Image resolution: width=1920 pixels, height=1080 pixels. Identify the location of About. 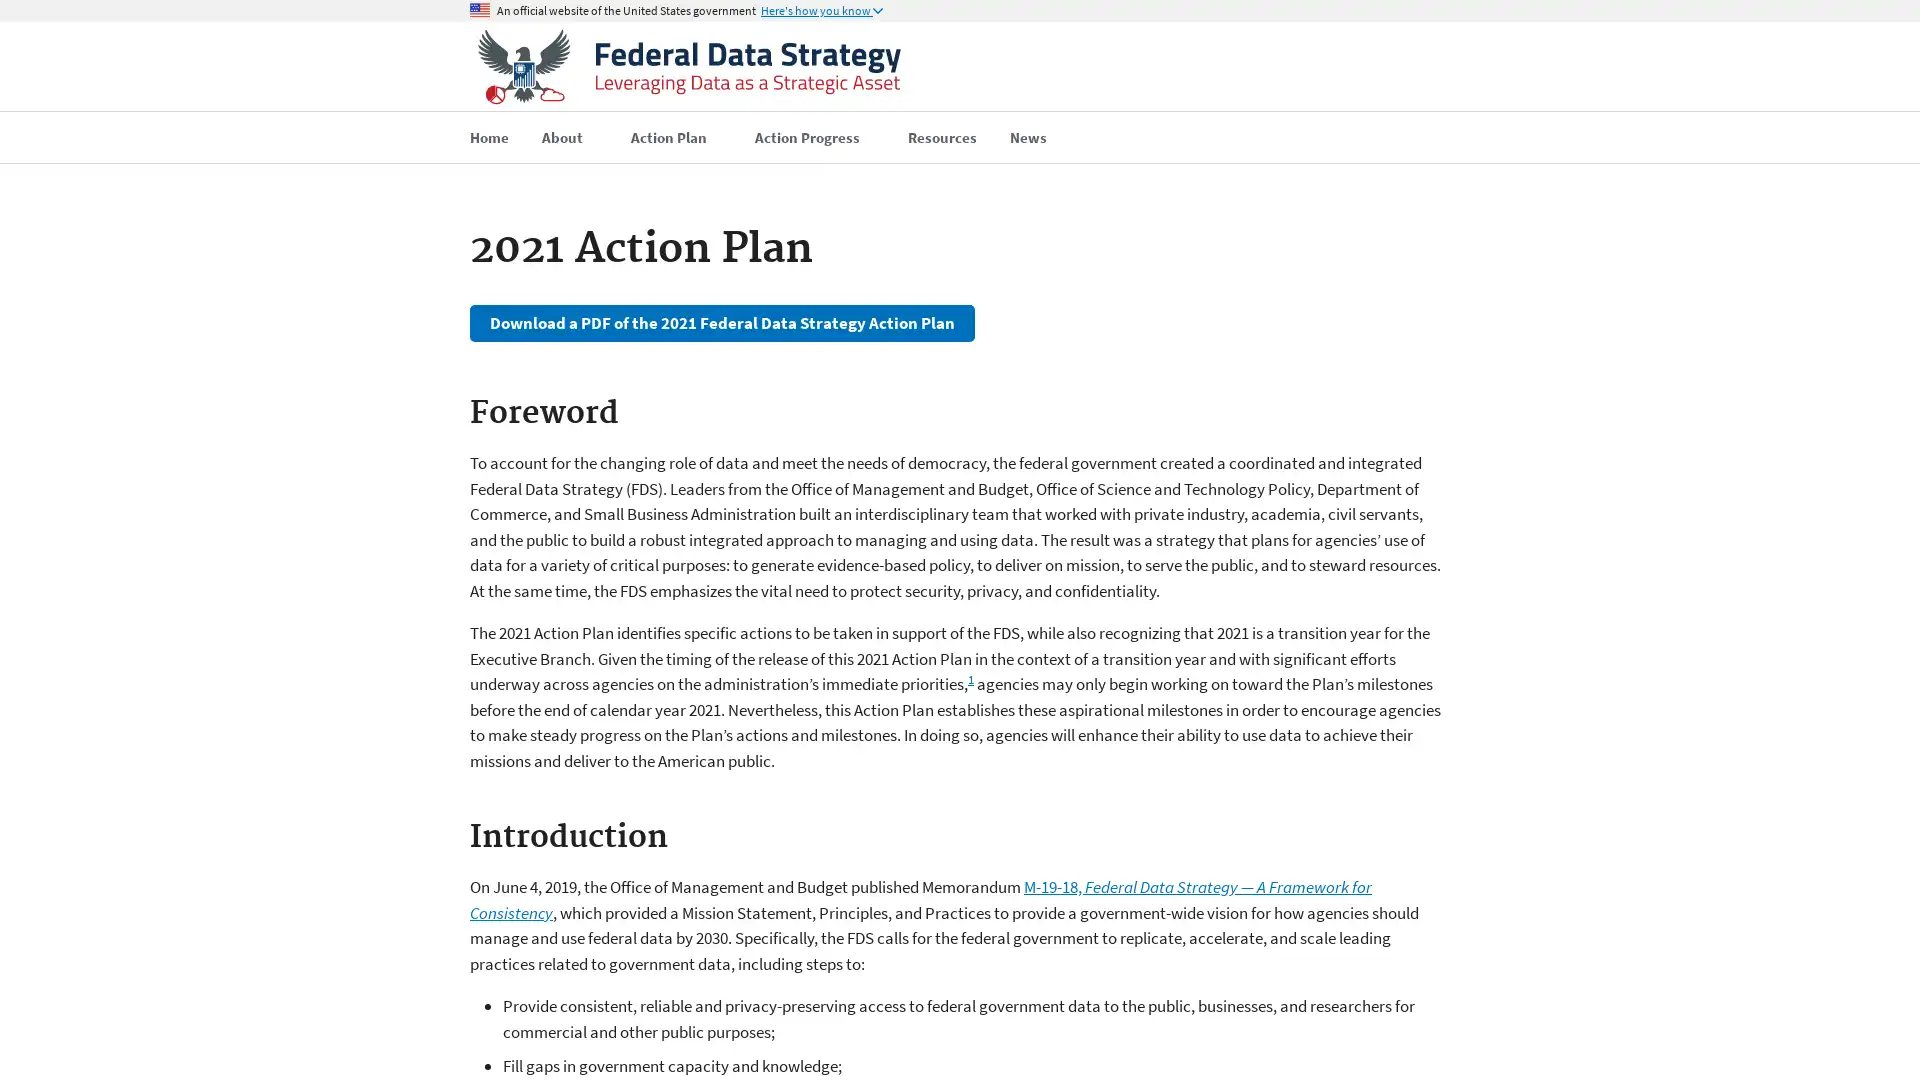
(569, 136).